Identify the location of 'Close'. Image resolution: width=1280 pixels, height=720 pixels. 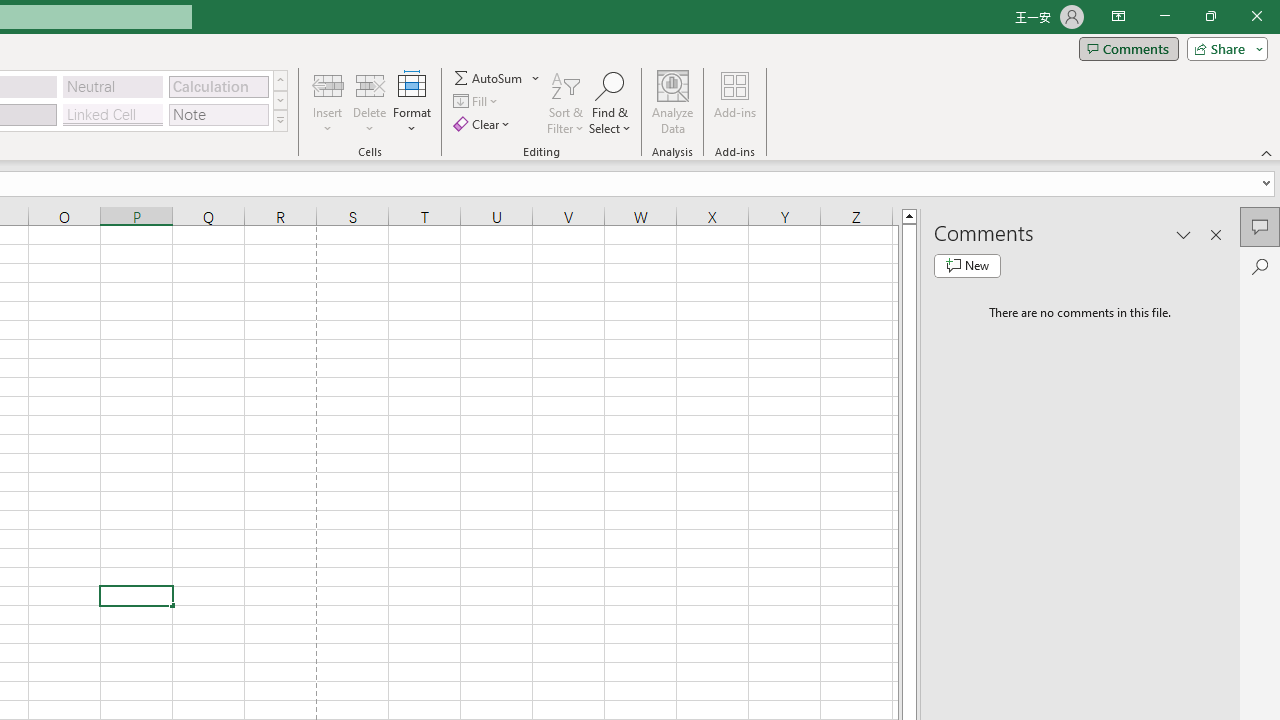
(1255, 16).